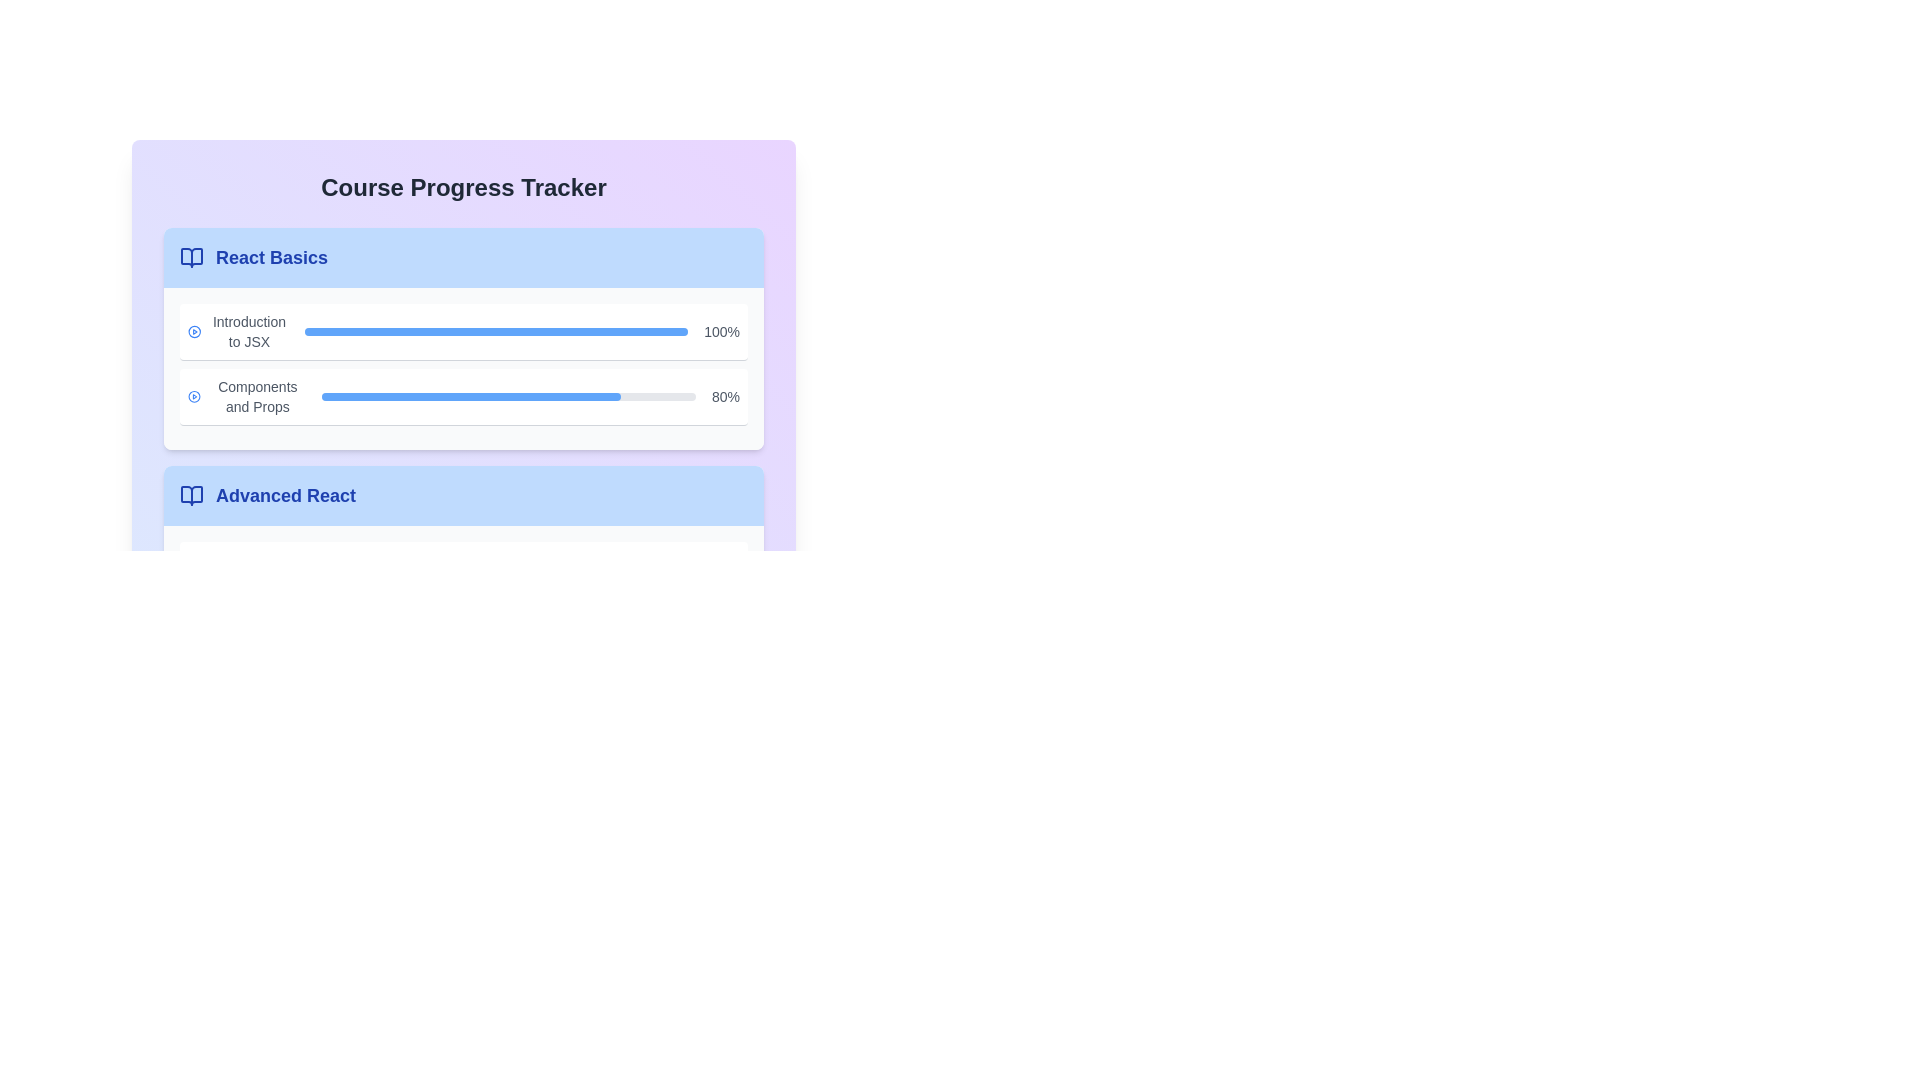  Describe the element at coordinates (463, 369) in the screenshot. I see `the progress information for the topics 'Introduction to JSX' and 'Components and Props' displayed in the course tracker within the 'React Basics' section` at that location.